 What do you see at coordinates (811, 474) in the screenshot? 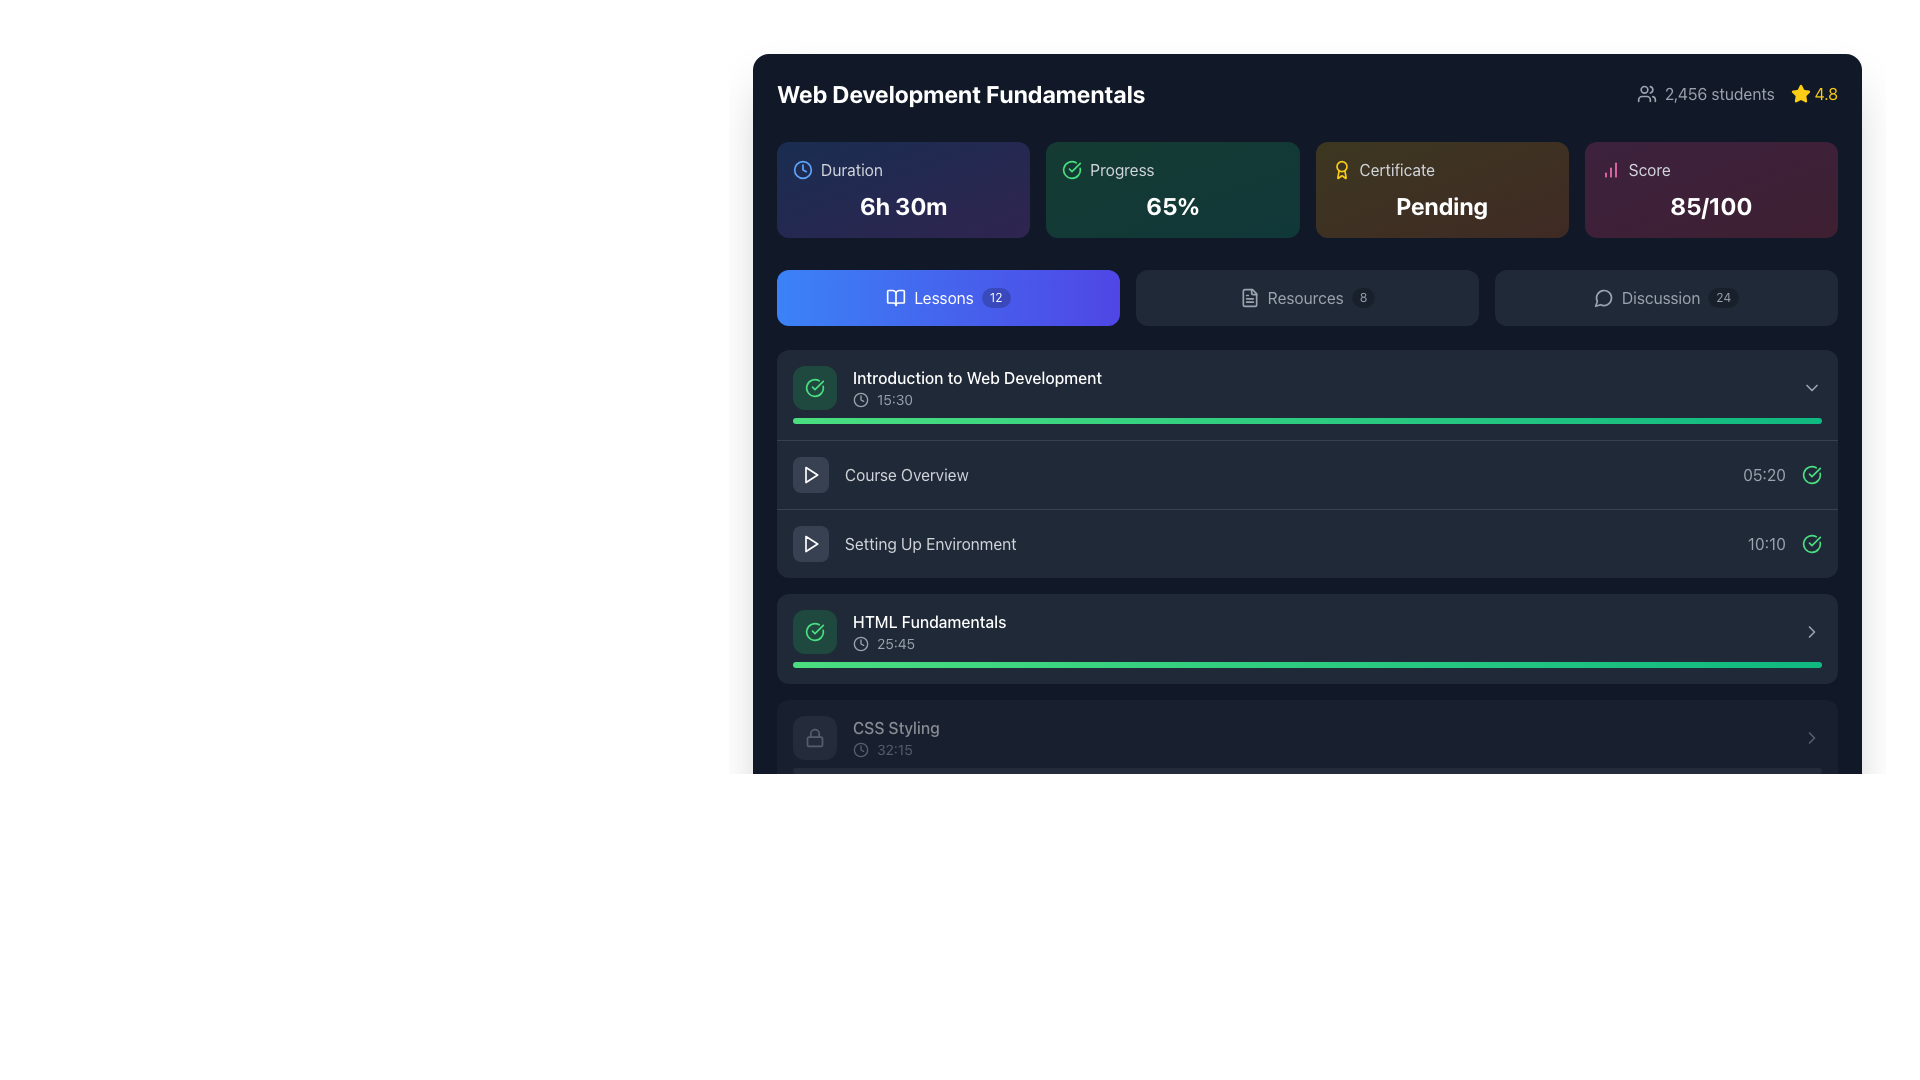
I see `the play icon, which is a small triangular shape pointing rightwards, styled in white and located within a dark circular button` at bounding box center [811, 474].